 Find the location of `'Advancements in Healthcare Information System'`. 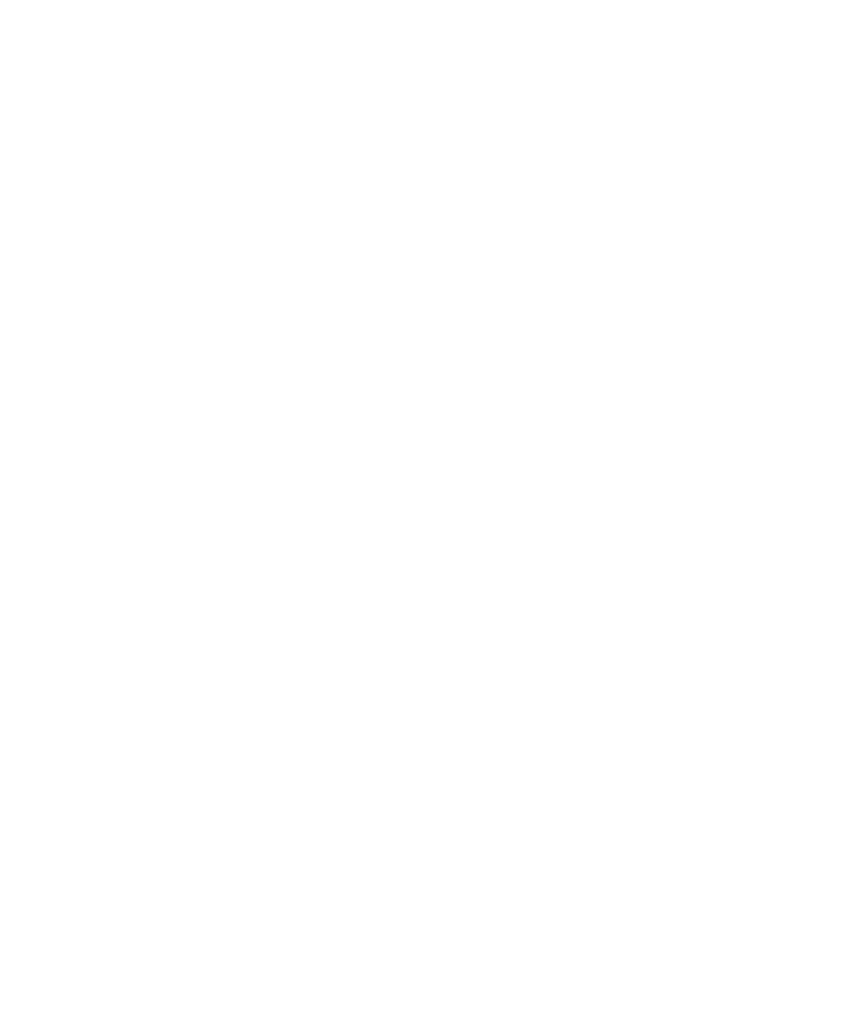

'Advancements in Healthcare Information System' is located at coordinates (279, 868).